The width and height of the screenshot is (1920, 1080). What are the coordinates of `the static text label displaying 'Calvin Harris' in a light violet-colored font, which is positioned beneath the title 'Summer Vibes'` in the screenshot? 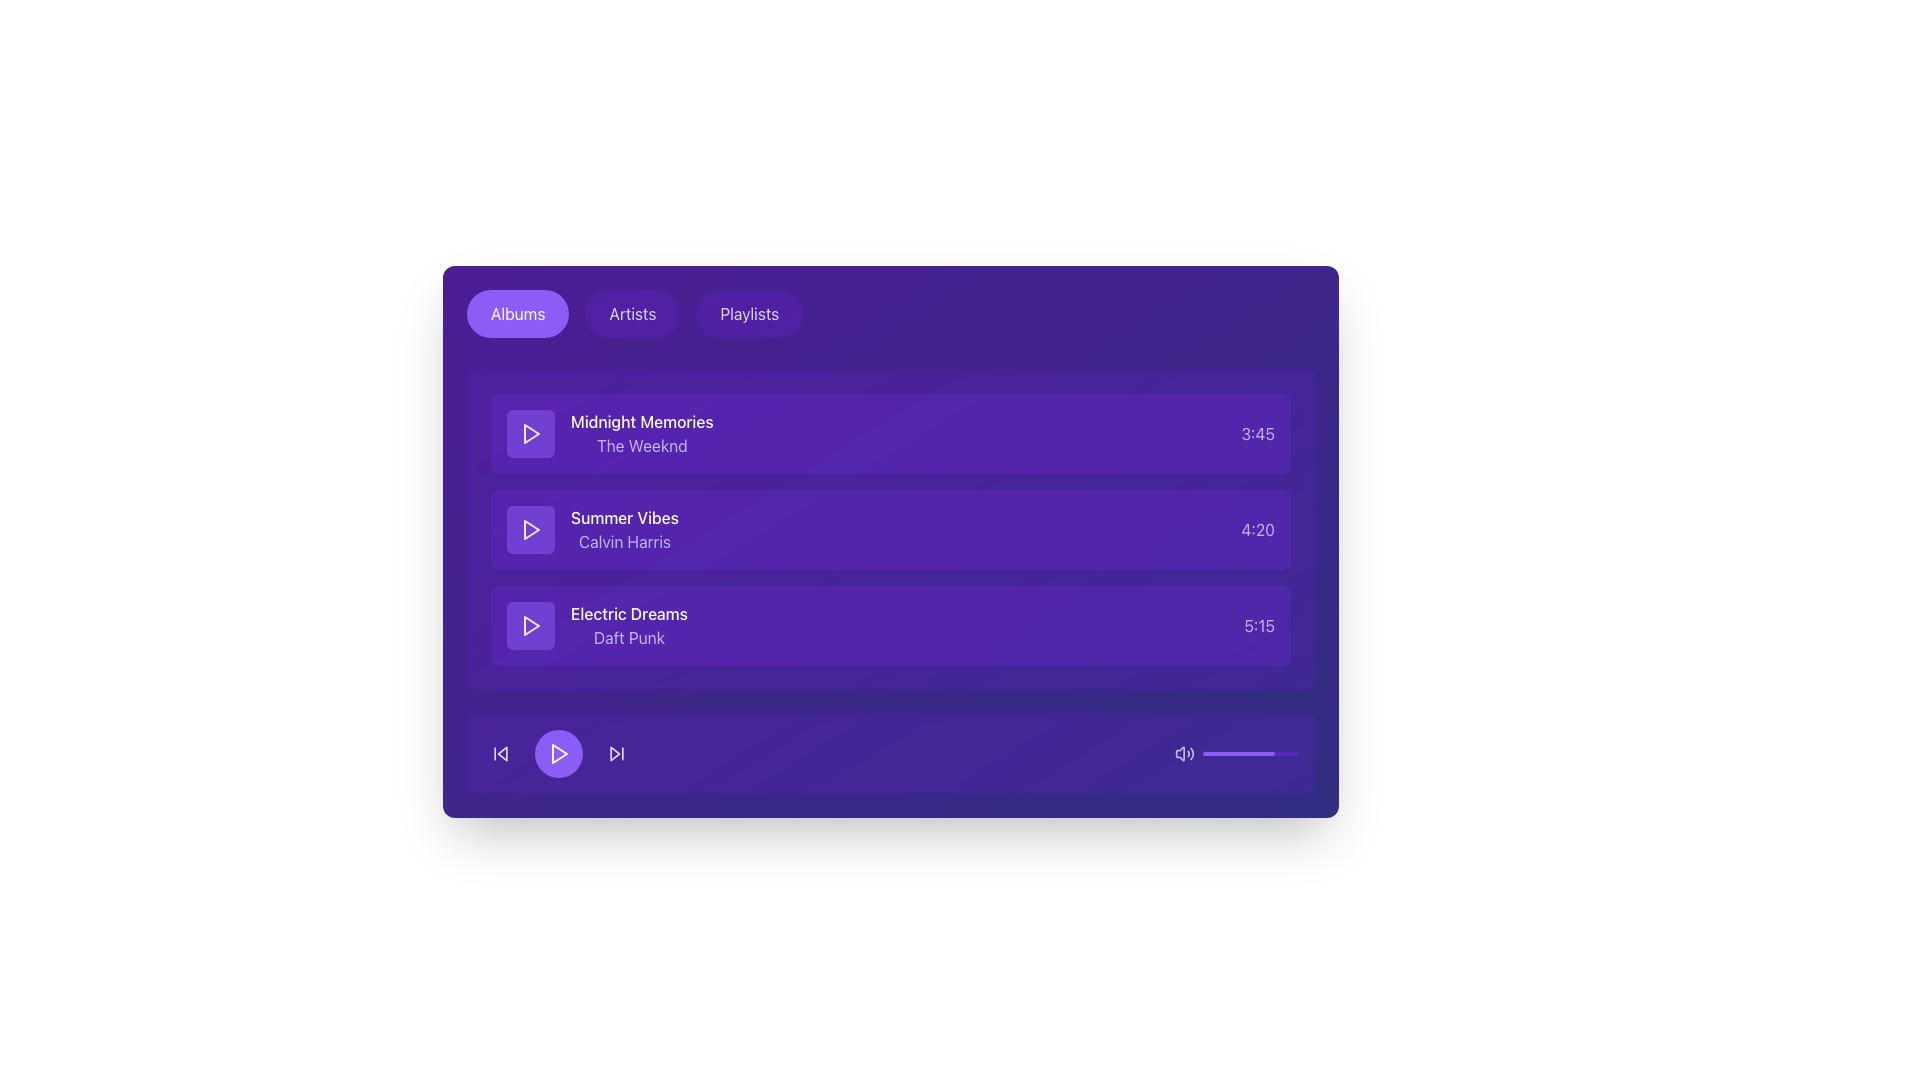 It's located at (623, 542).